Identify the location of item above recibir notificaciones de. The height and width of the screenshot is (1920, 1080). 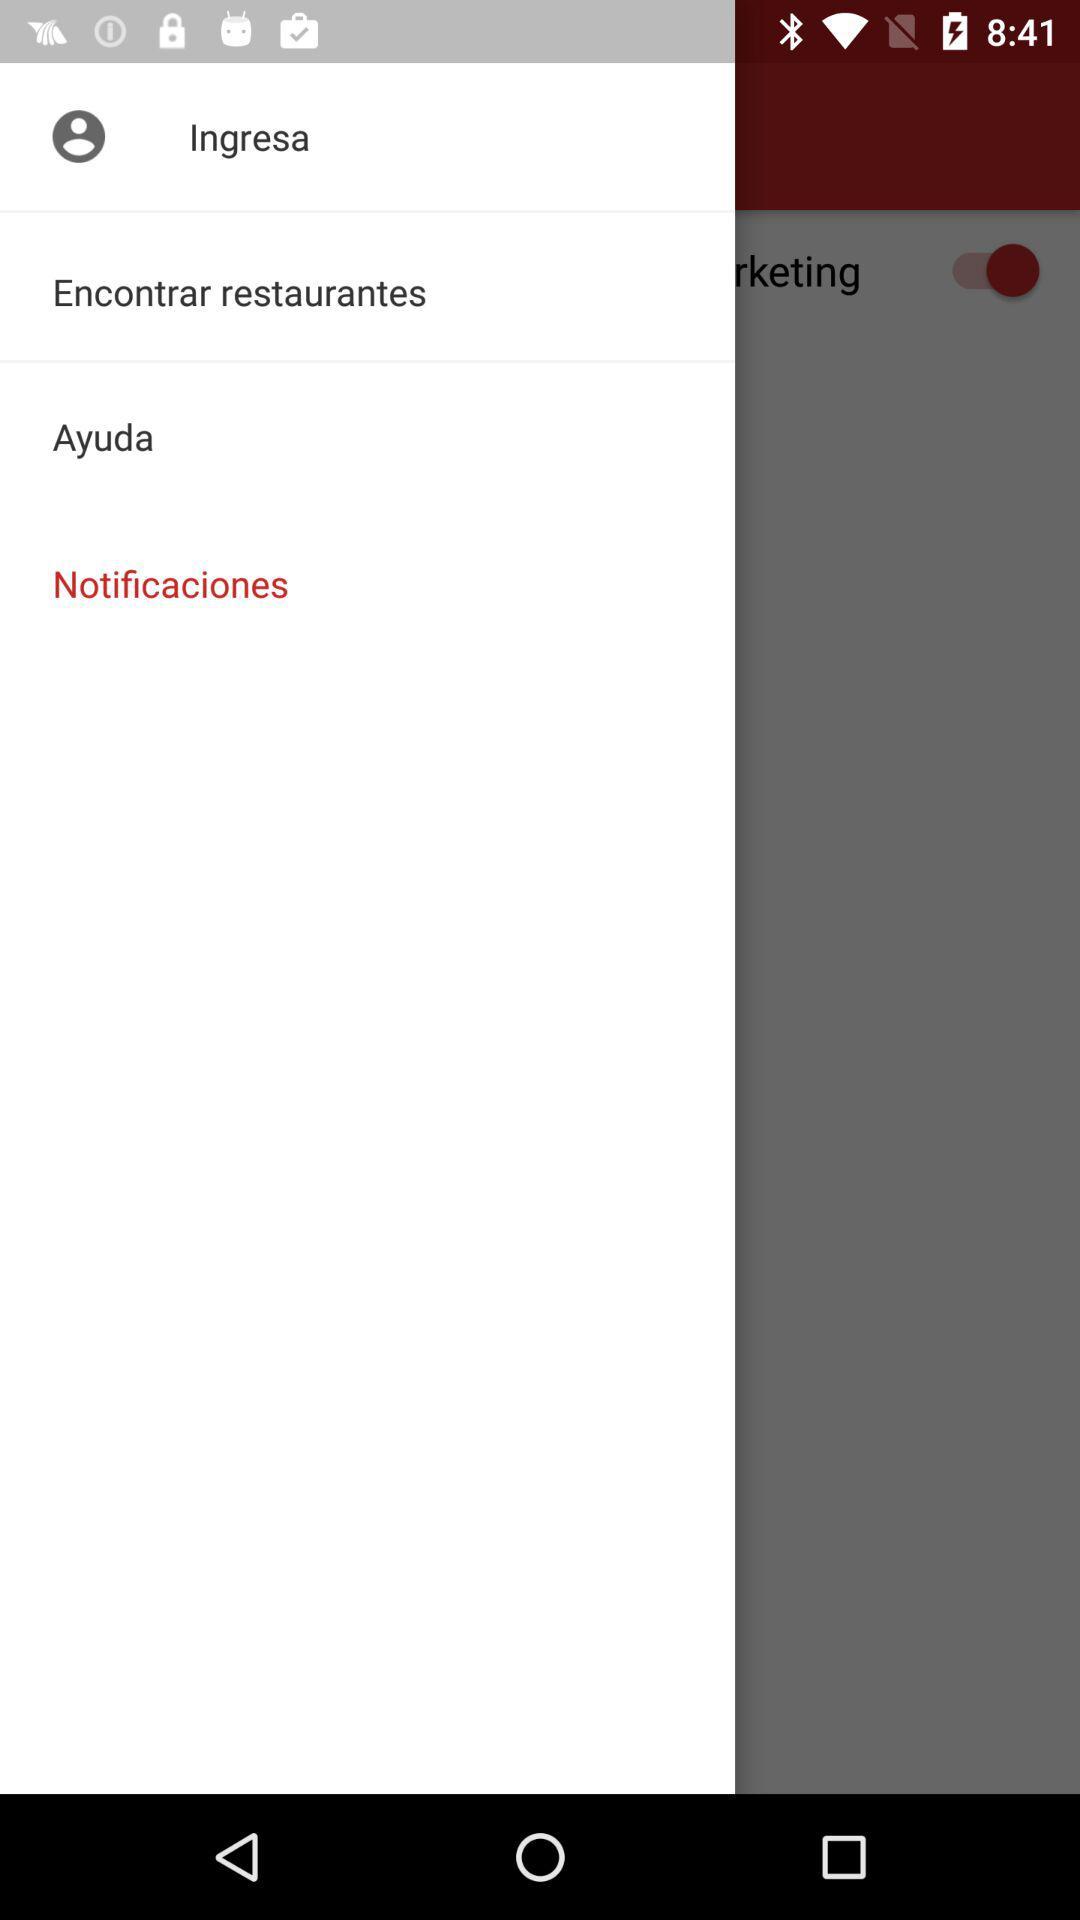
(72, 135).